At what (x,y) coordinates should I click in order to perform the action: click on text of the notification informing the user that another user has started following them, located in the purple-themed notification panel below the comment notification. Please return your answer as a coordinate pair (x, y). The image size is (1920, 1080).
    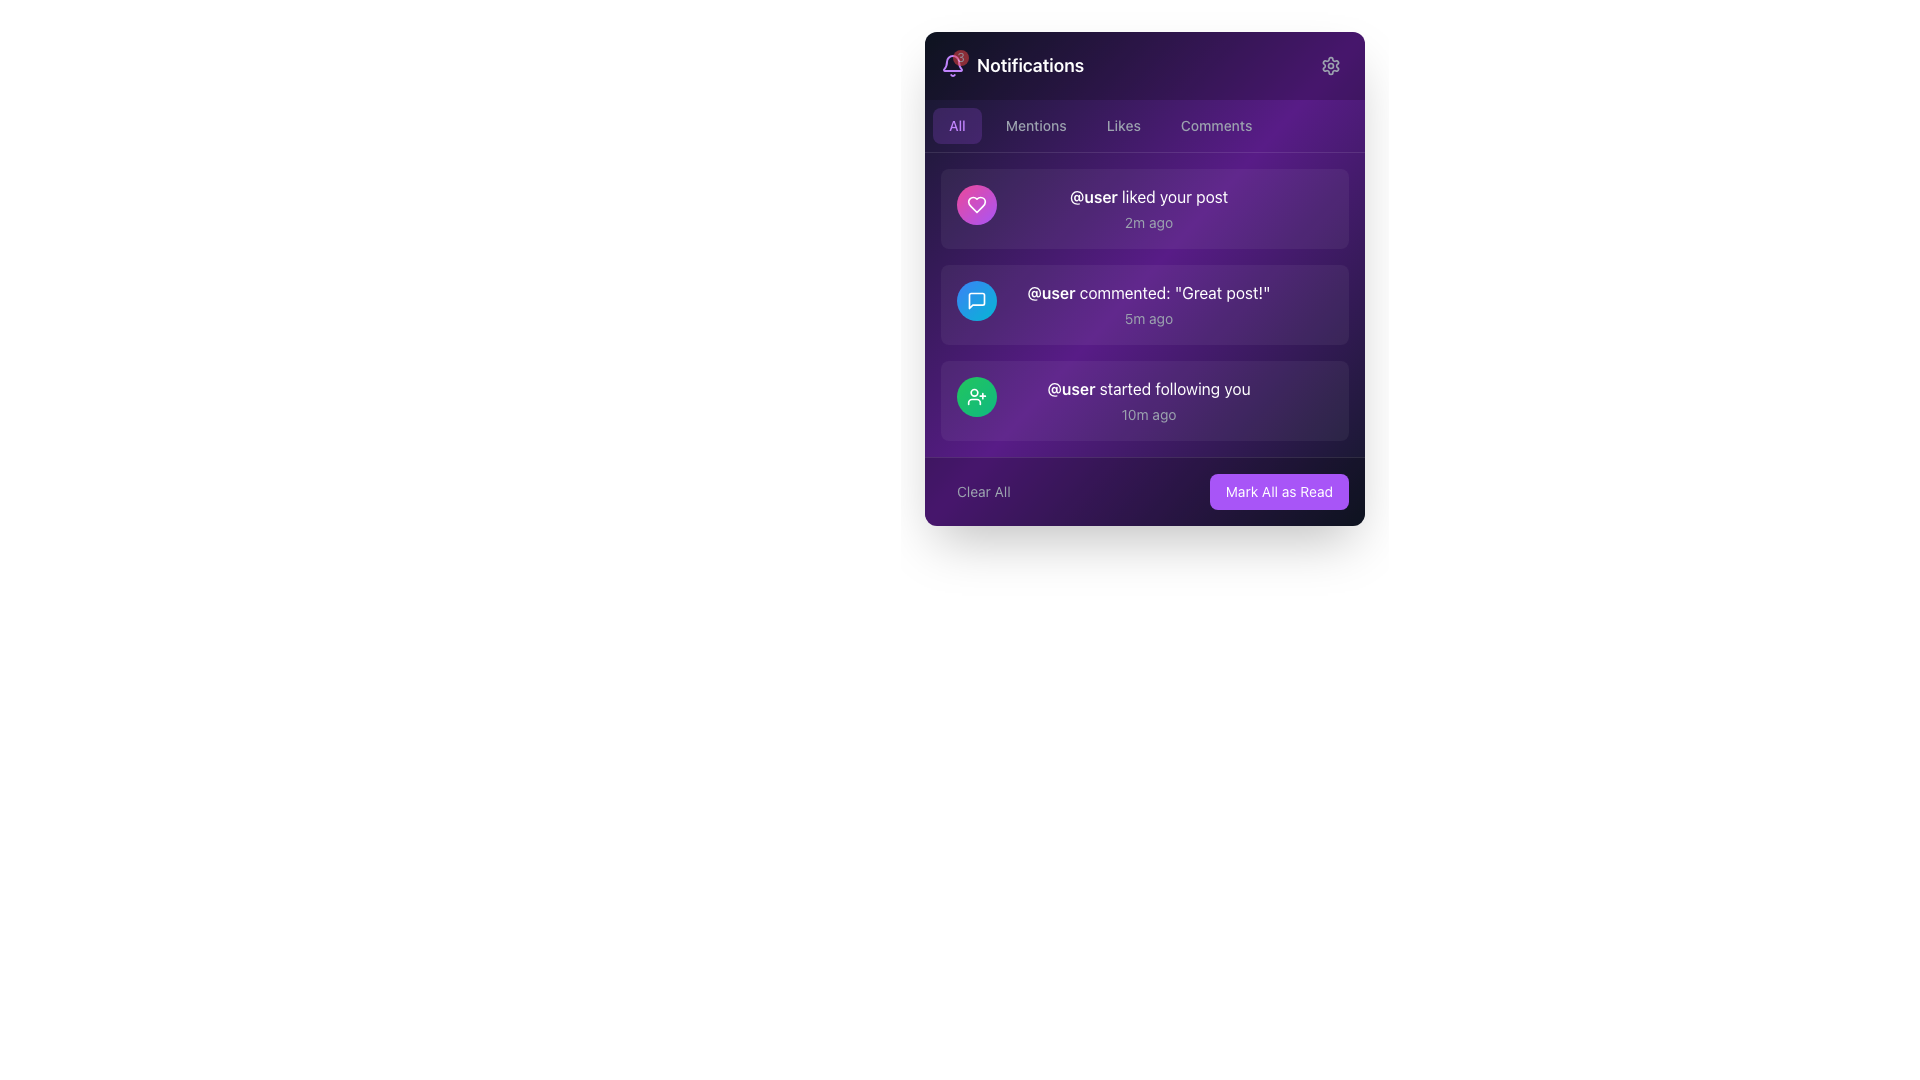
    Looking at the image, I should click on (1148, 401).